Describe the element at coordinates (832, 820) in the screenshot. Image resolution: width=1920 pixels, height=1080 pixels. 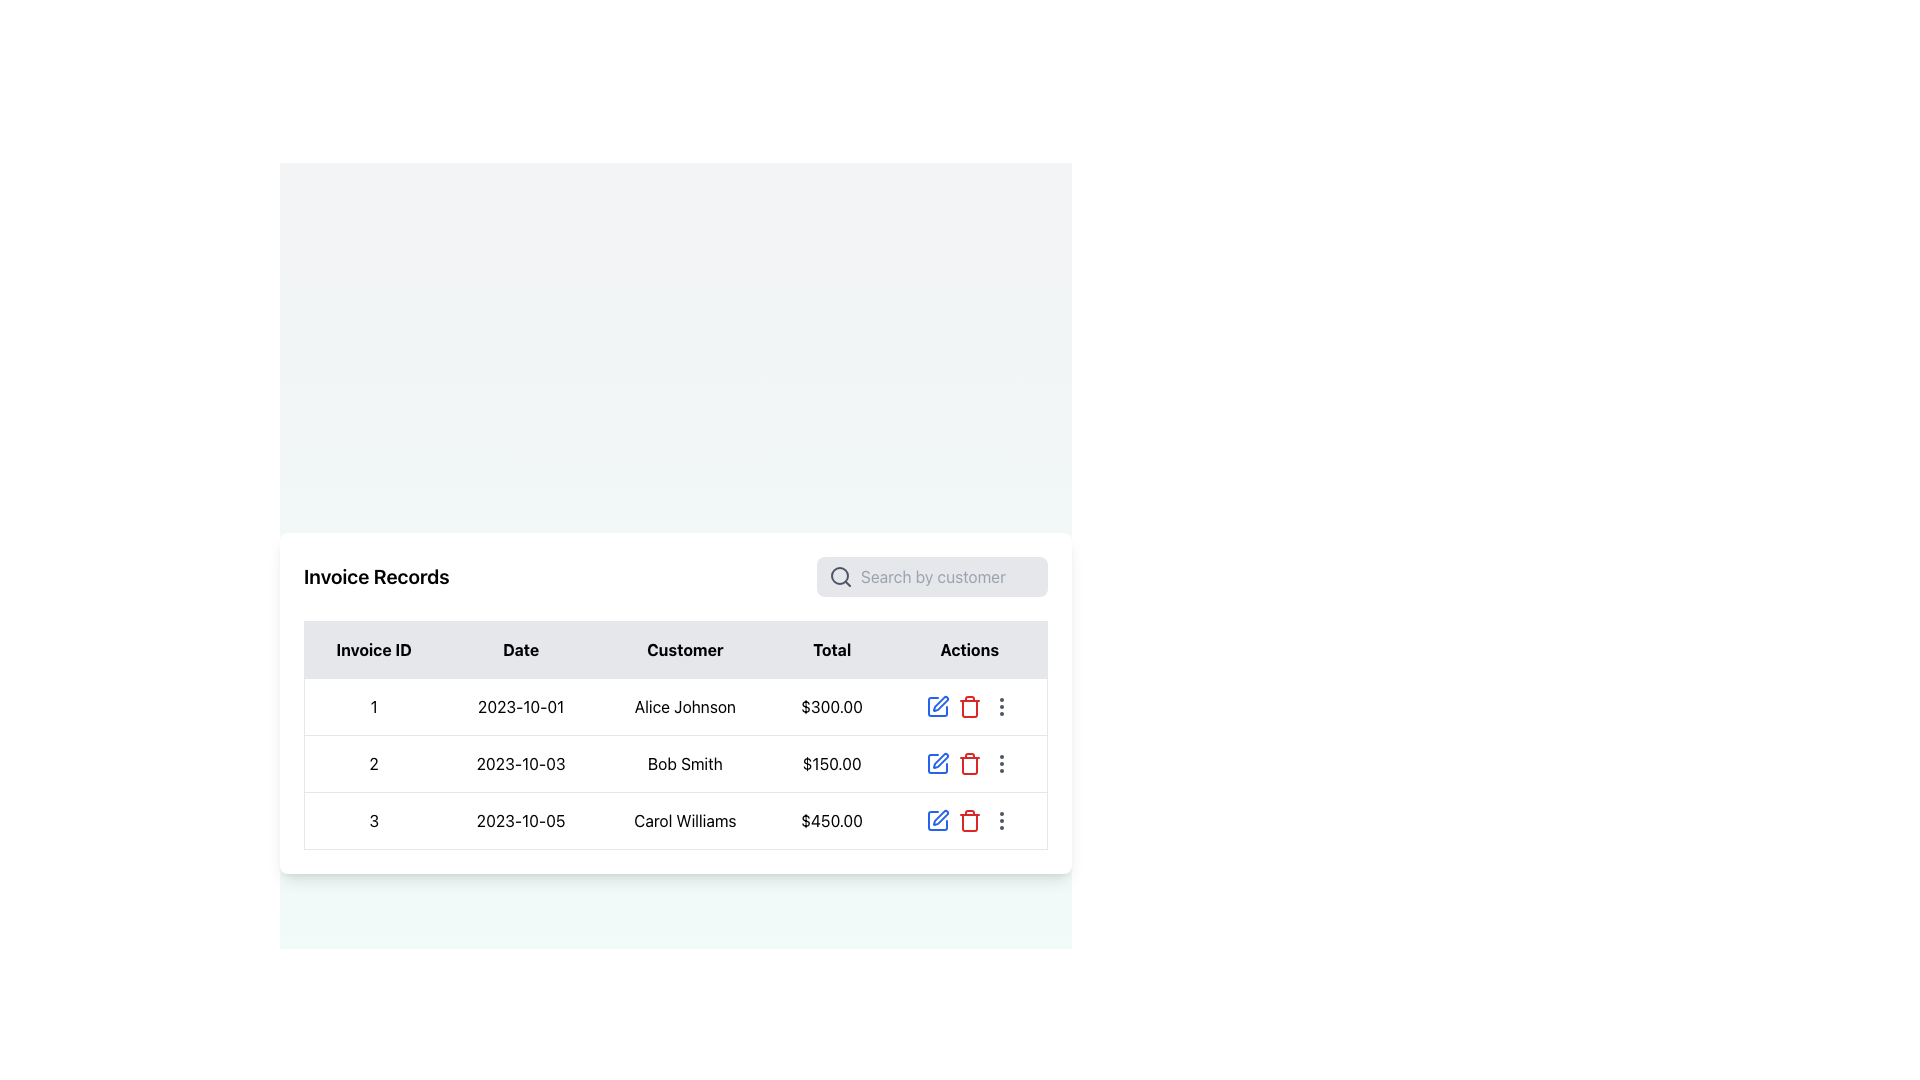
I see `displayed text from the text label showing the amount '$450.00' in the 'Total' column for the entry labeled 'Carol Williams'` at that location.